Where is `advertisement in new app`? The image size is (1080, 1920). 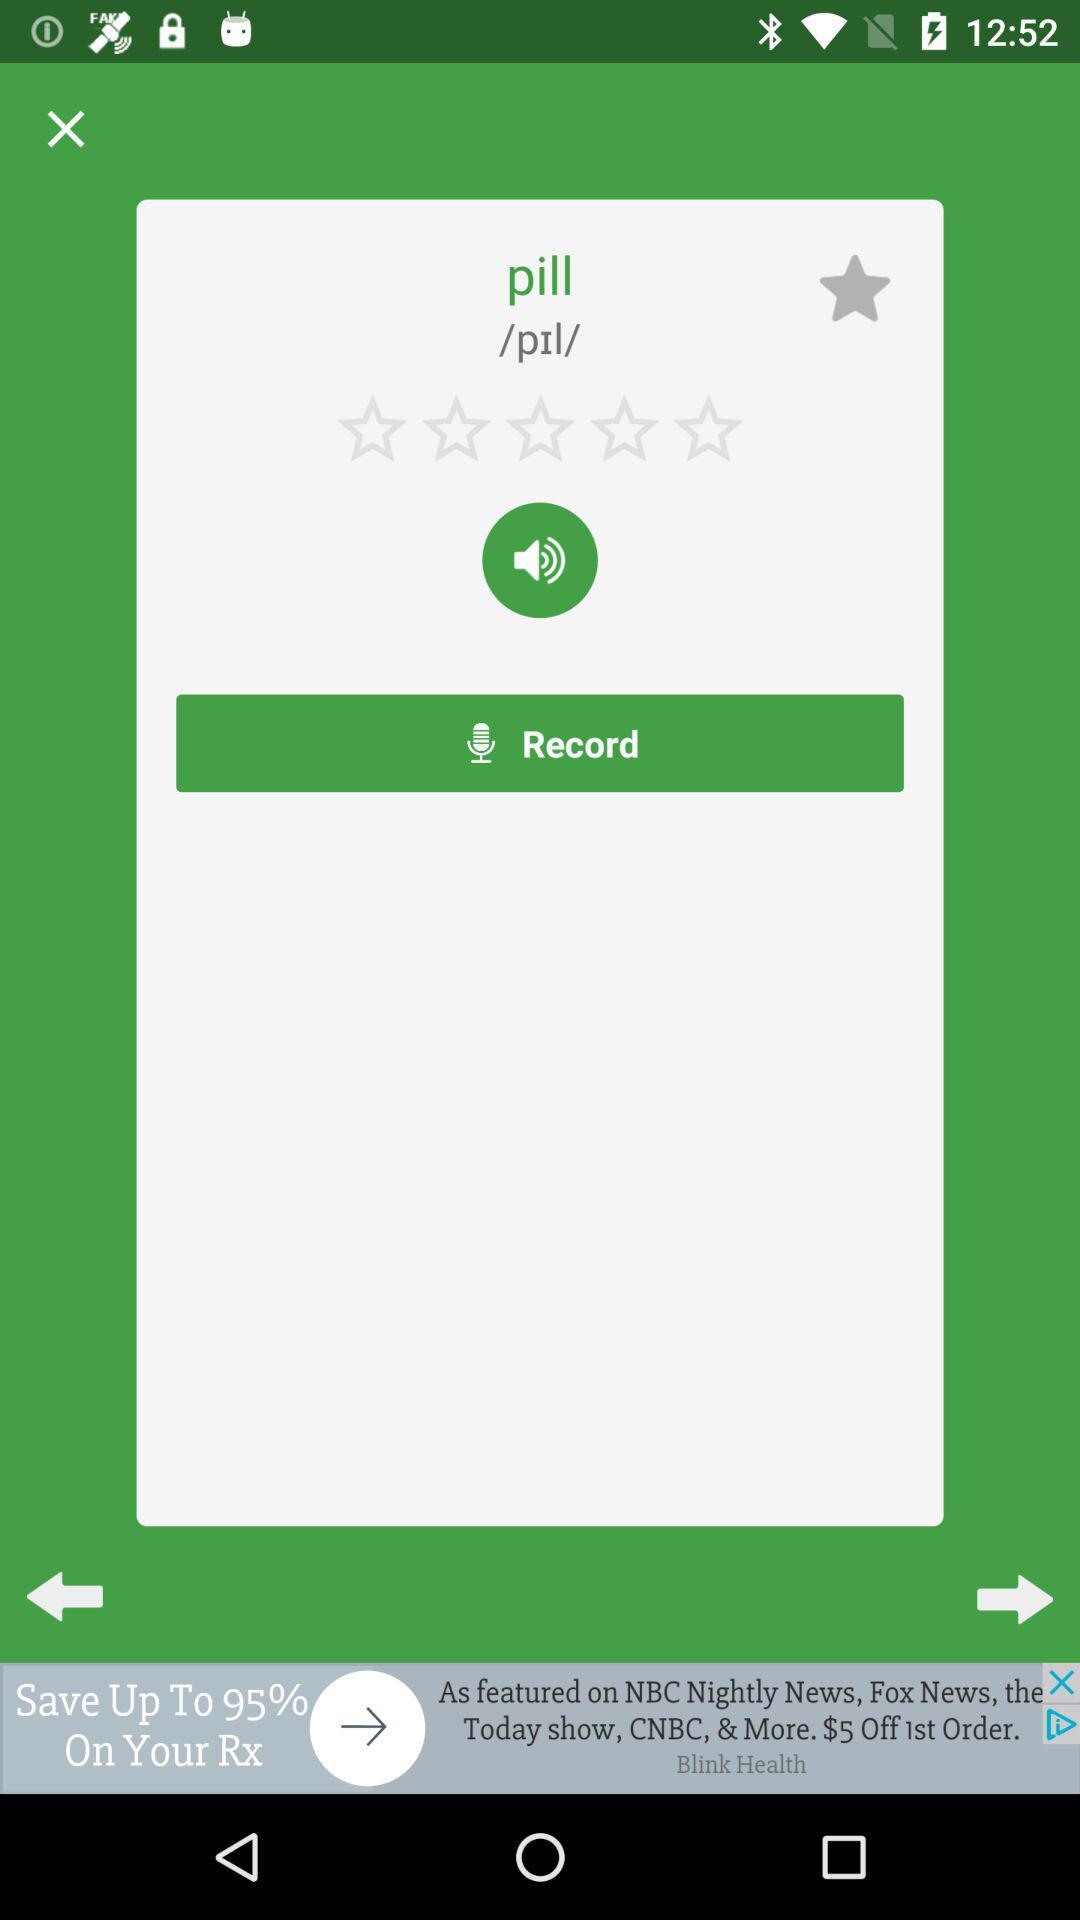 advertisement in new app is located at coordinates (540, 1727).